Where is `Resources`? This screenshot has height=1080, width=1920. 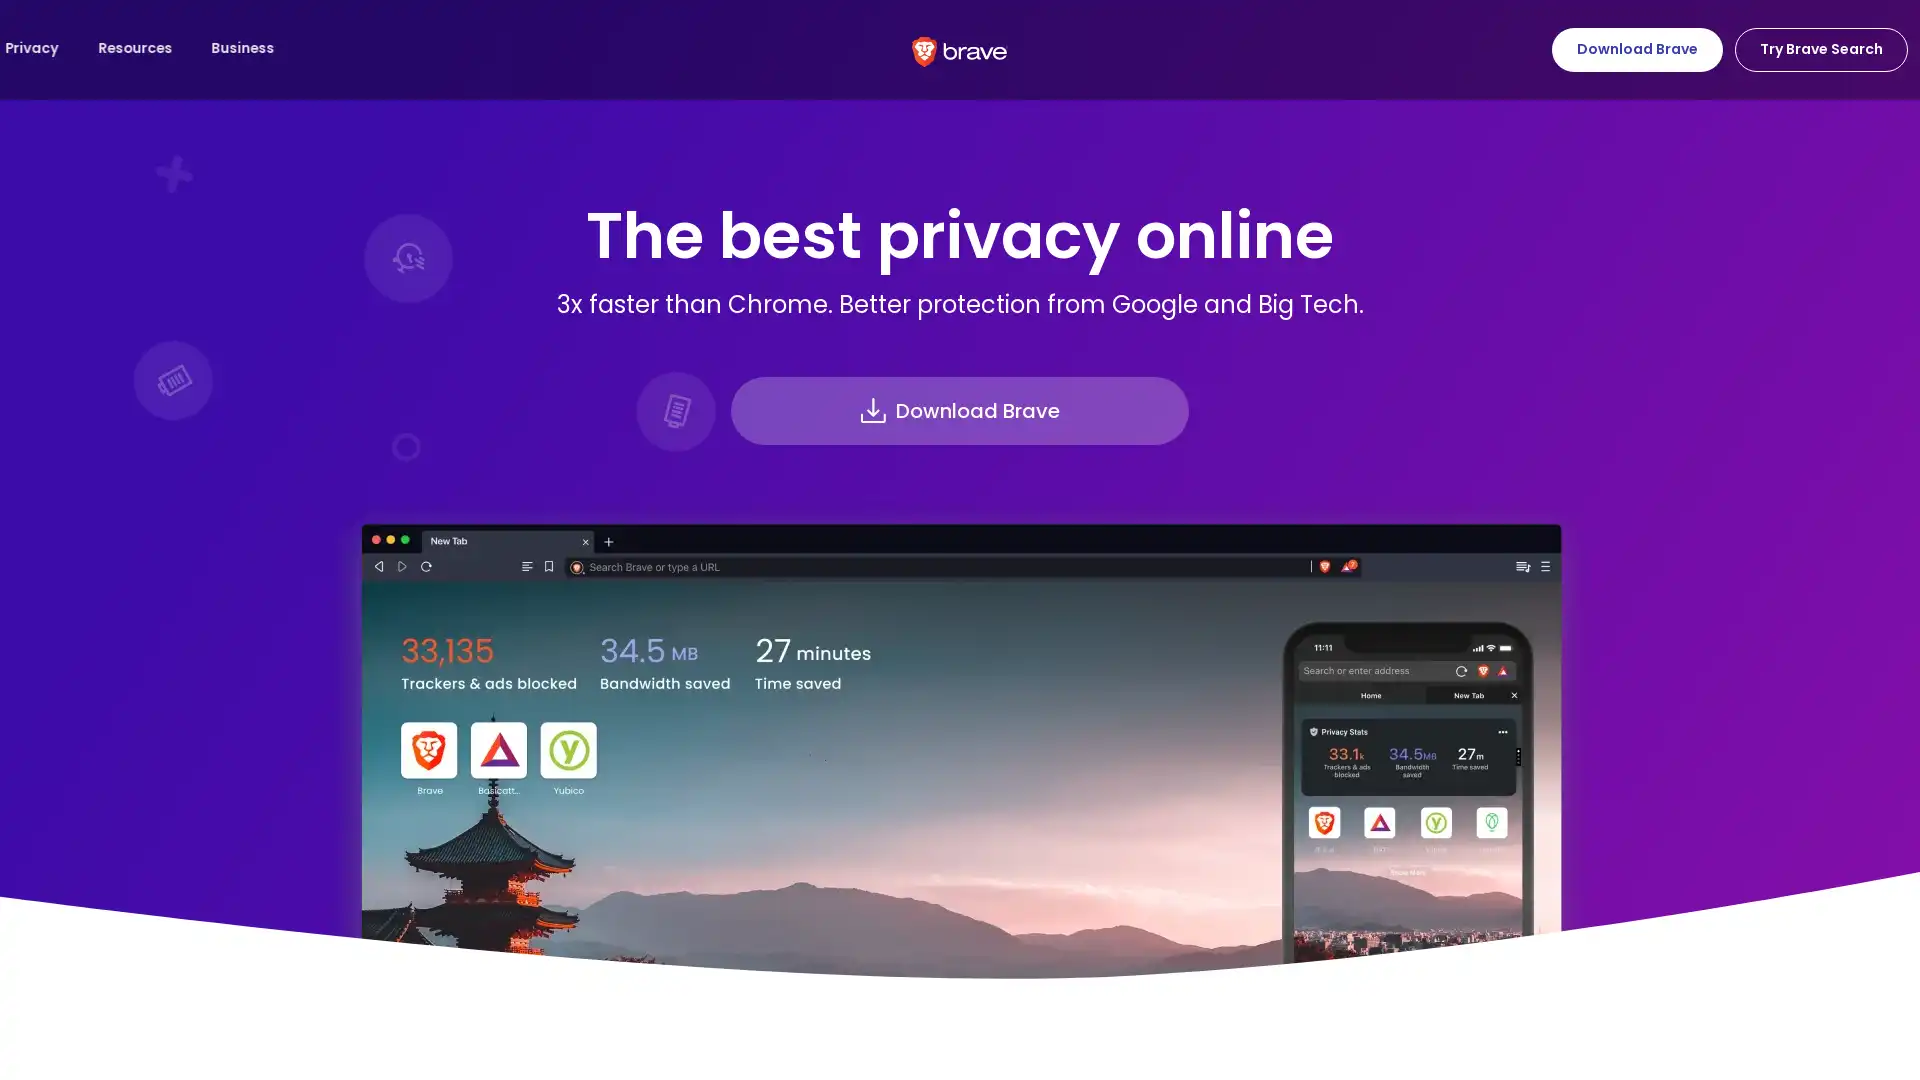 Resources is located at coordinates (364, 48).